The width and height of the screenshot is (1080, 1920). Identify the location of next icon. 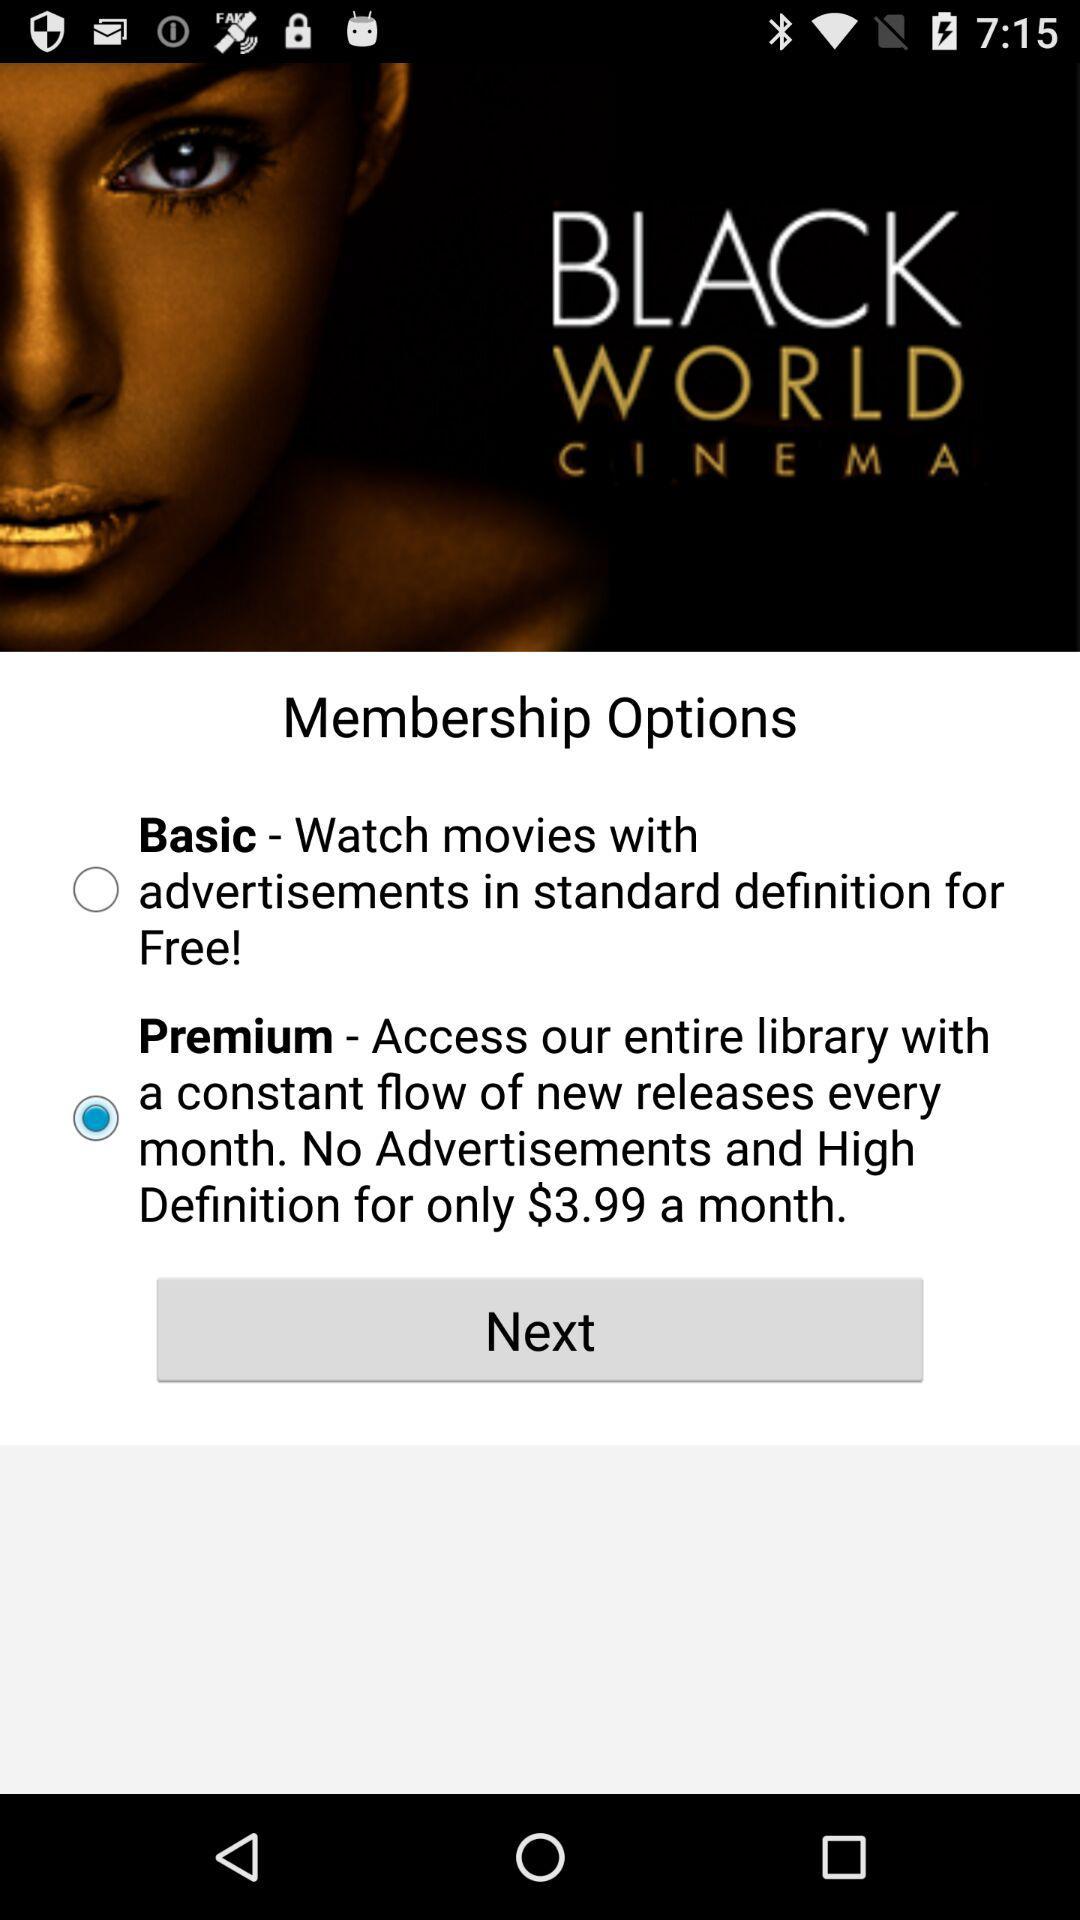
(540, 1329).